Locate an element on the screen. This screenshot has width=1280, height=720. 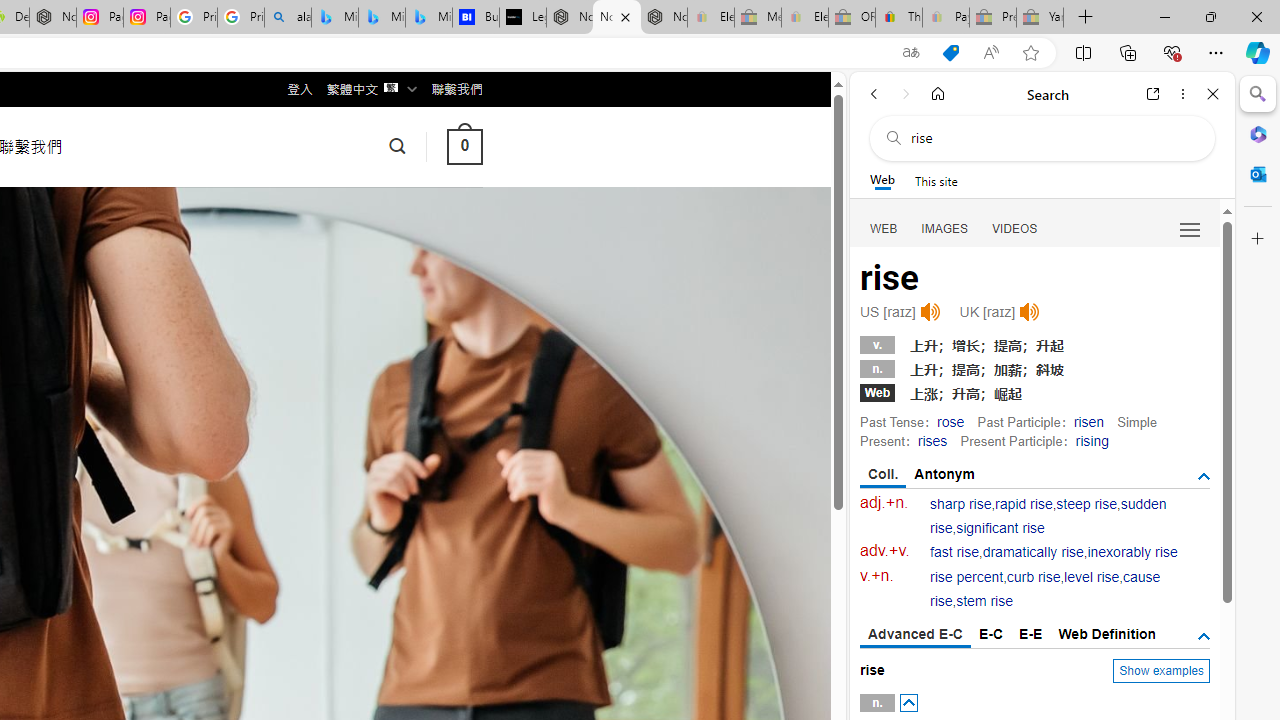
'Payments Terms of Use | eBay.com - Sleeping' is located at coordinates (944, 17).